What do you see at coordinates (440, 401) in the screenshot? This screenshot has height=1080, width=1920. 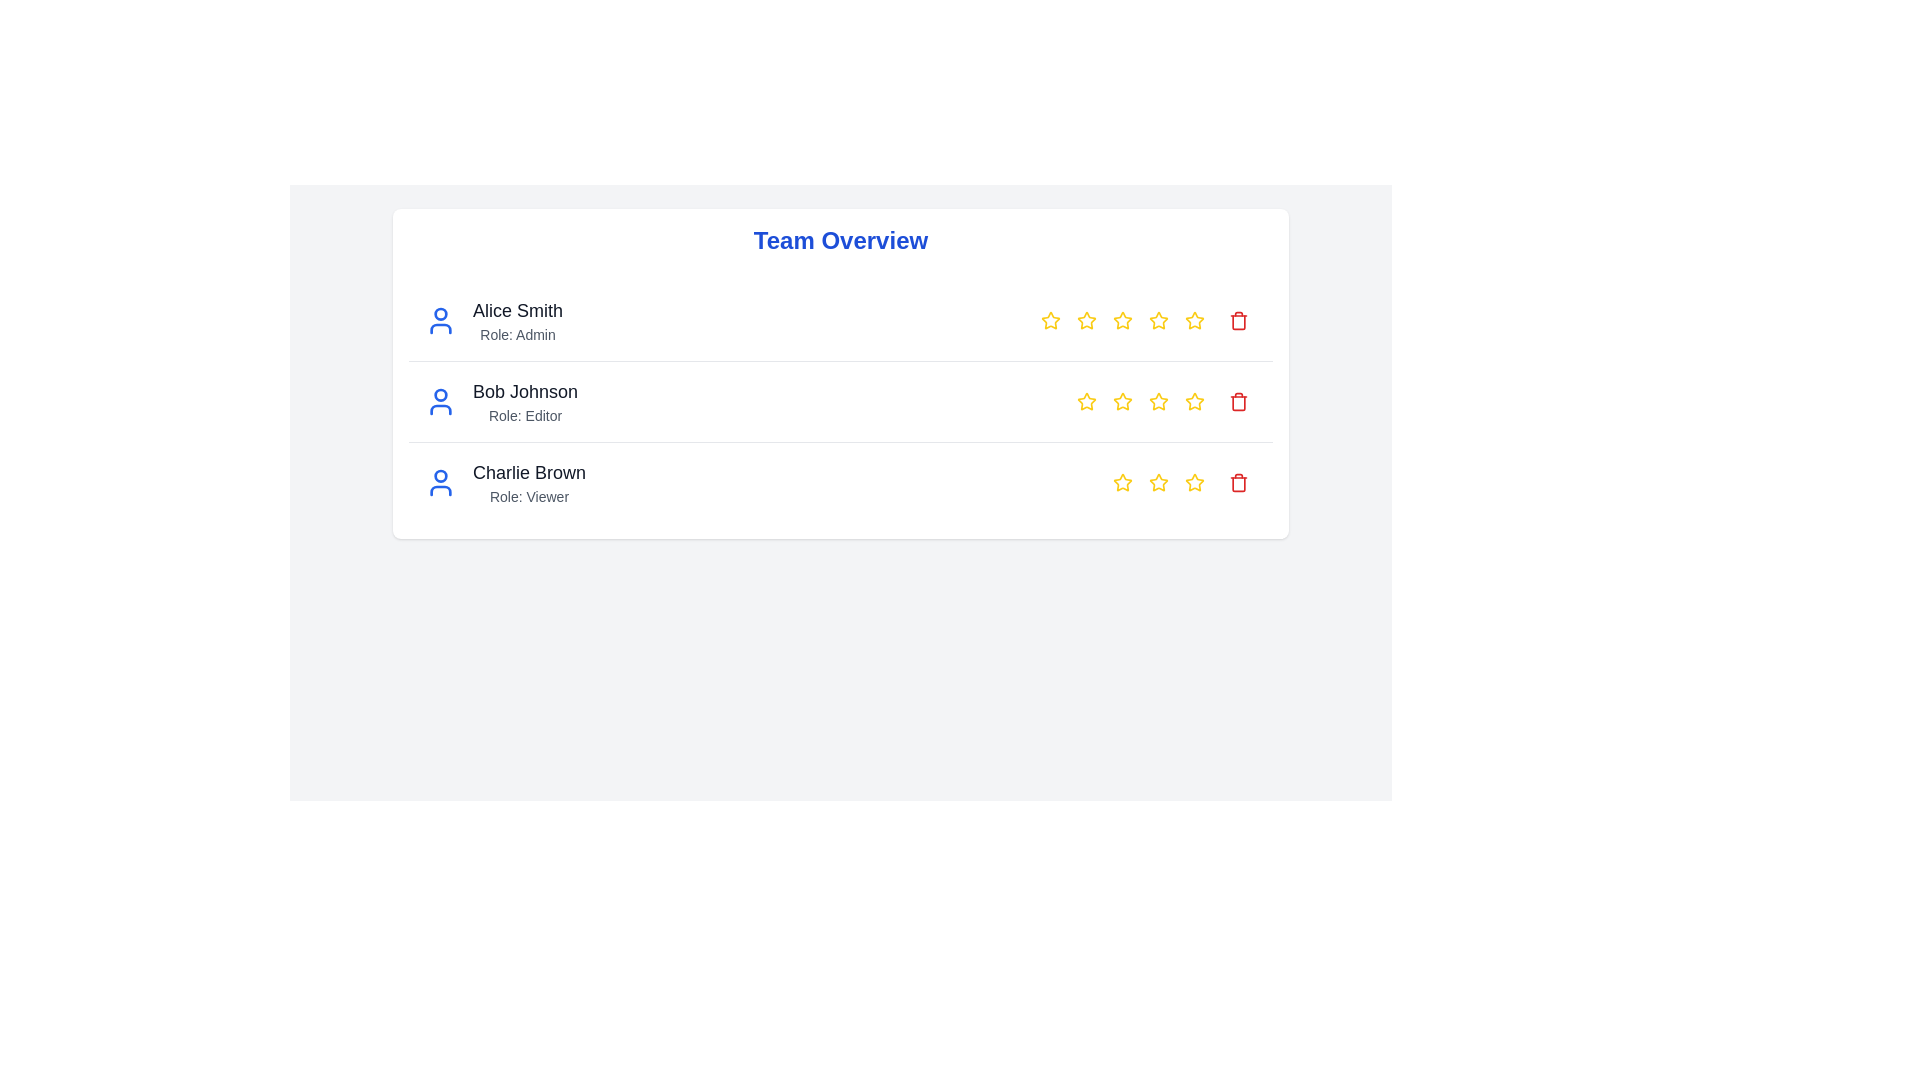 I see `the profile icon for 'Bob Johnson' in the 'Team Overview' list, which visually represents the user and is positioned at the start of the entry row` at bounding box center [440, 401].